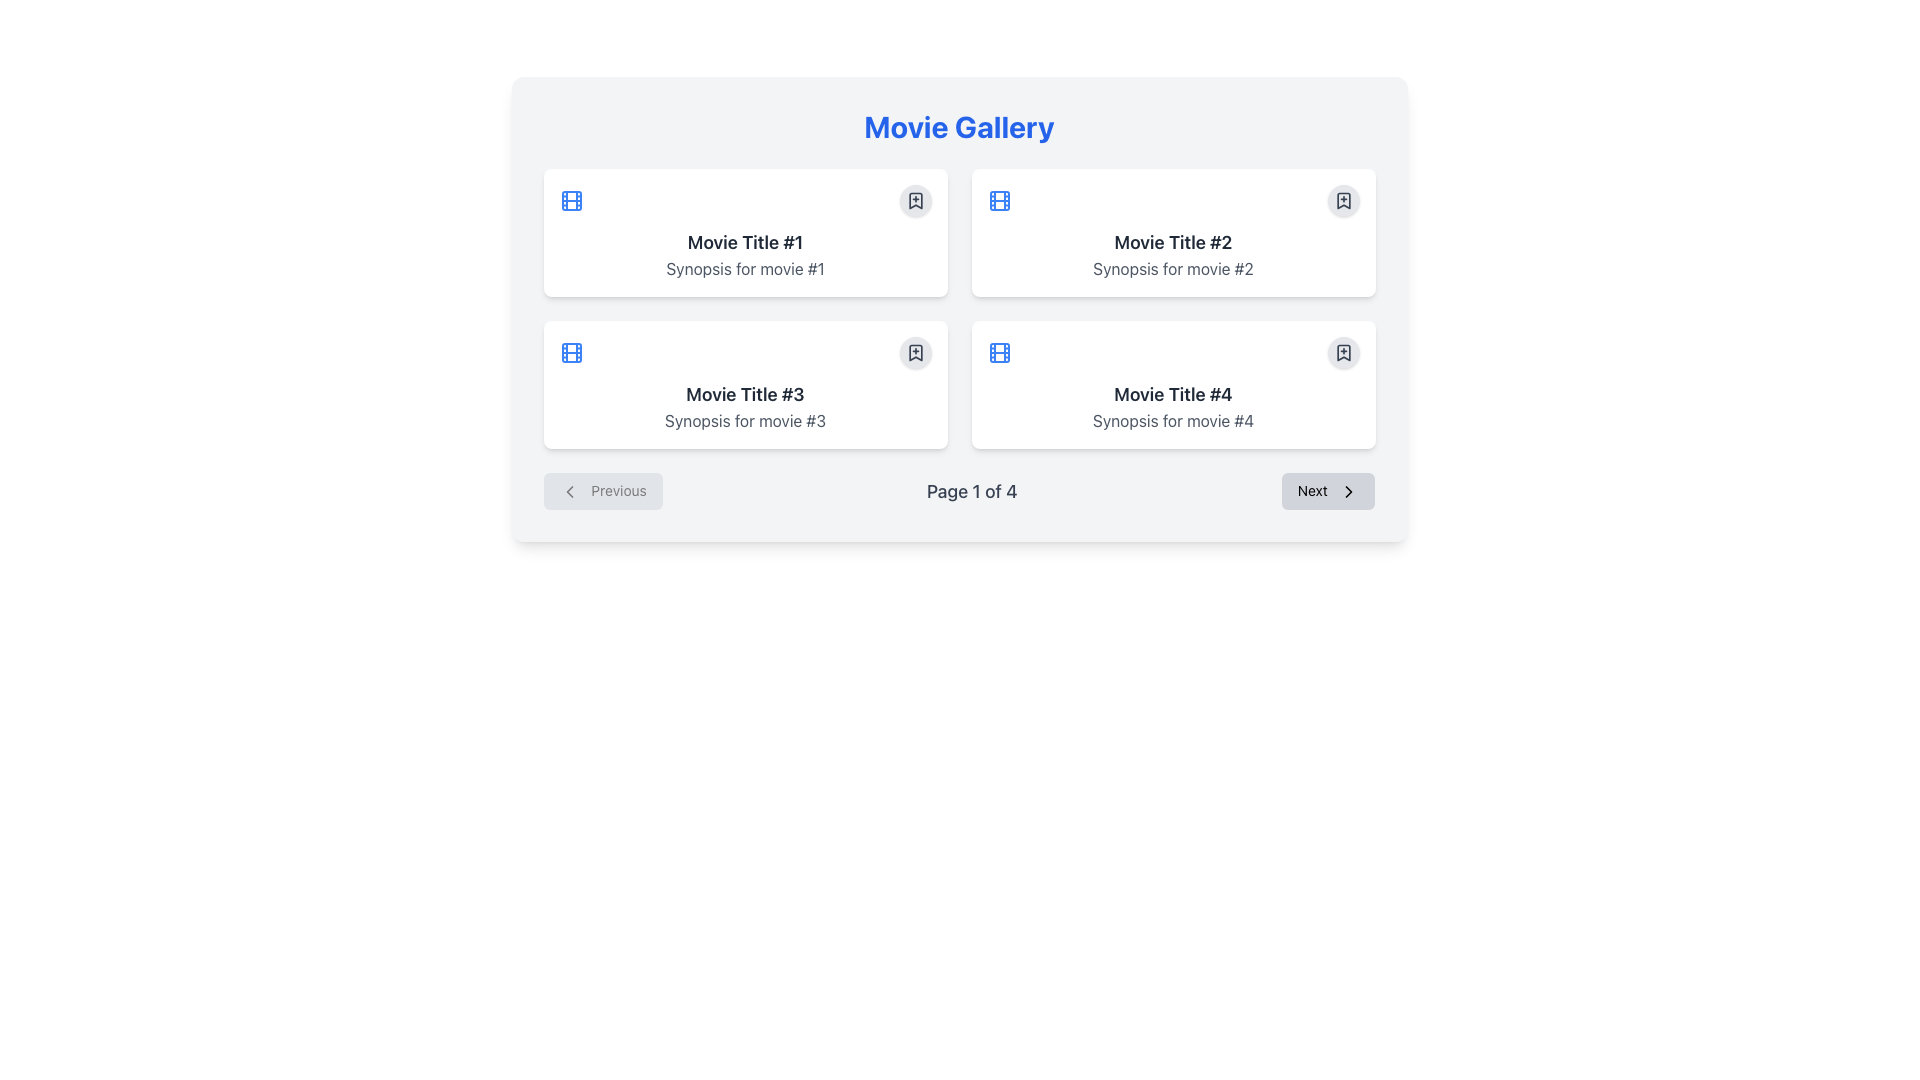 The height and width of the screenshot is (1080, 1920). I want to click on the 'Previous' button located on the far left side of the pagination control at the bottom of the interface, so click(602, 491).